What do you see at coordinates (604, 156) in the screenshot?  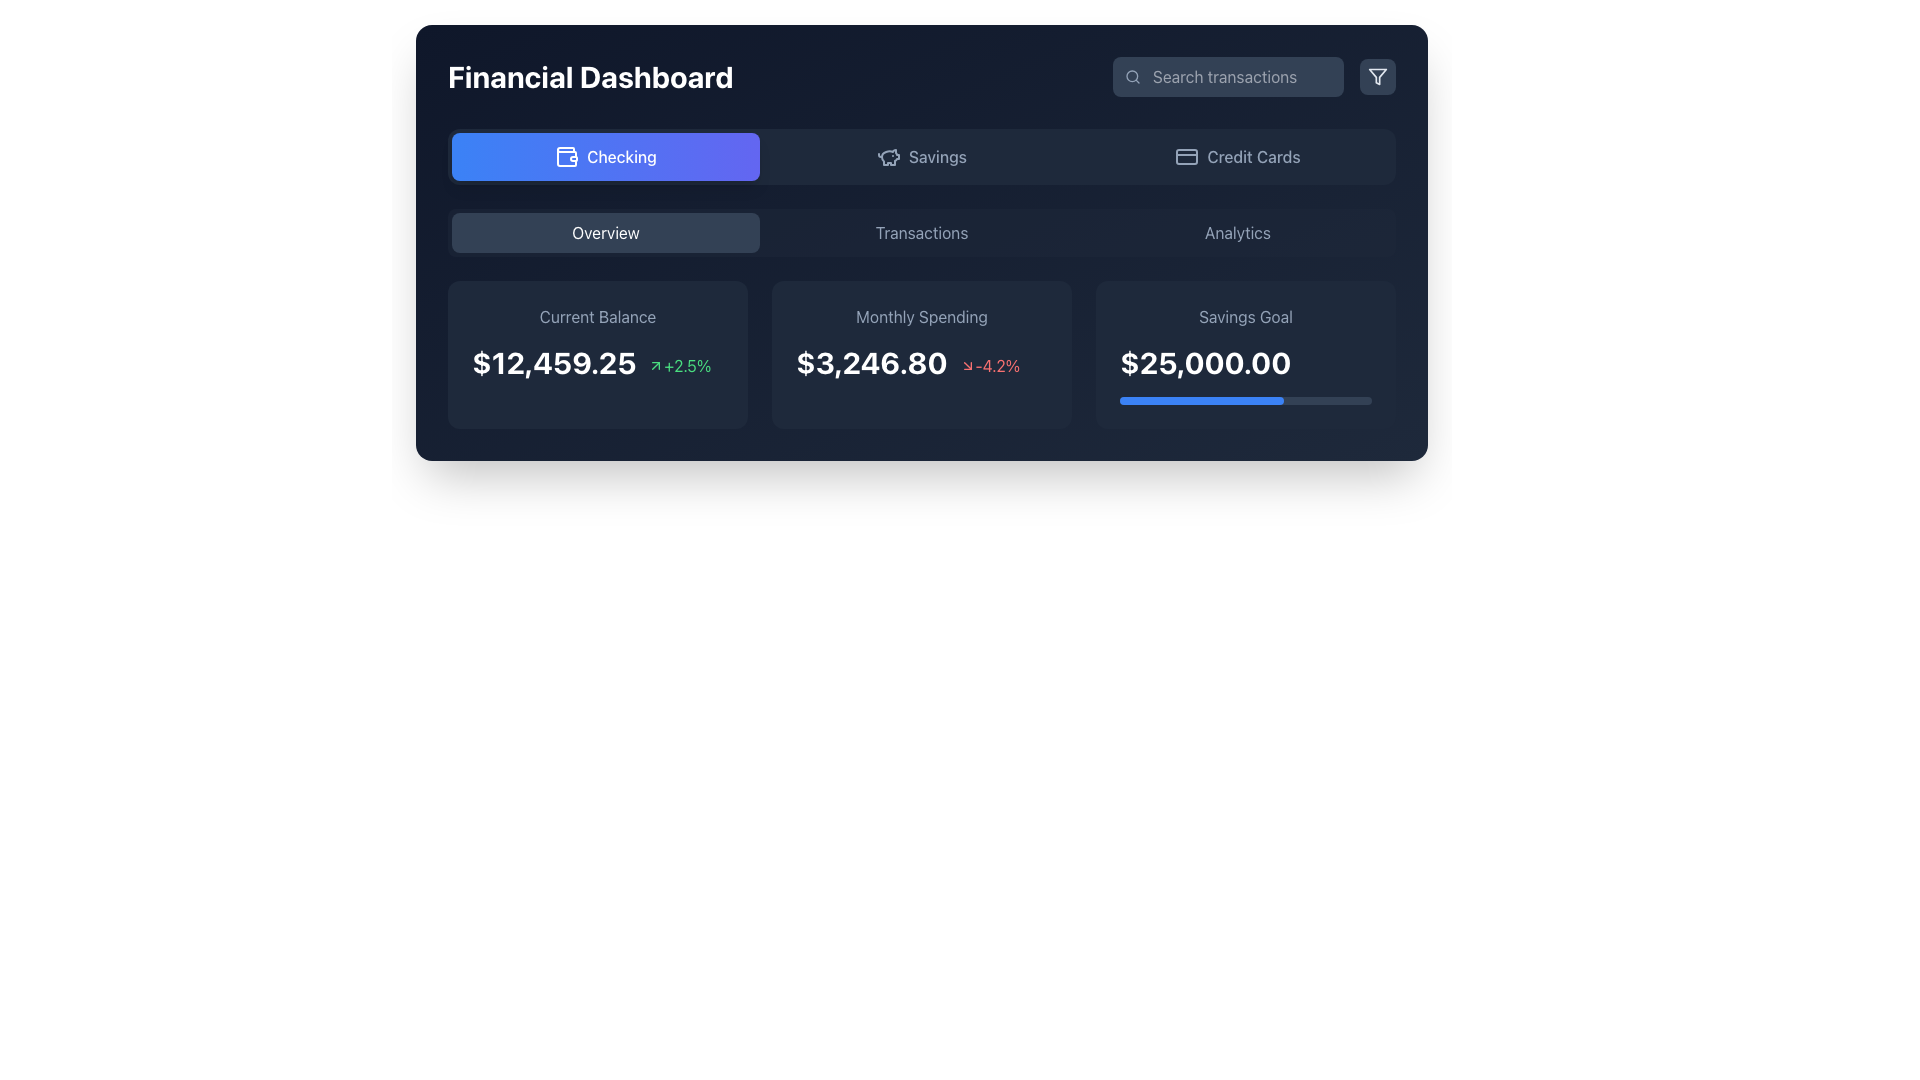 I see `the 'Checking' account details button, which is the first button in a row of three buttons, located to the left of the 'Savings' and 'Credit Cards' buttons, to trigger a visual response` at bounding box center [604, 156].